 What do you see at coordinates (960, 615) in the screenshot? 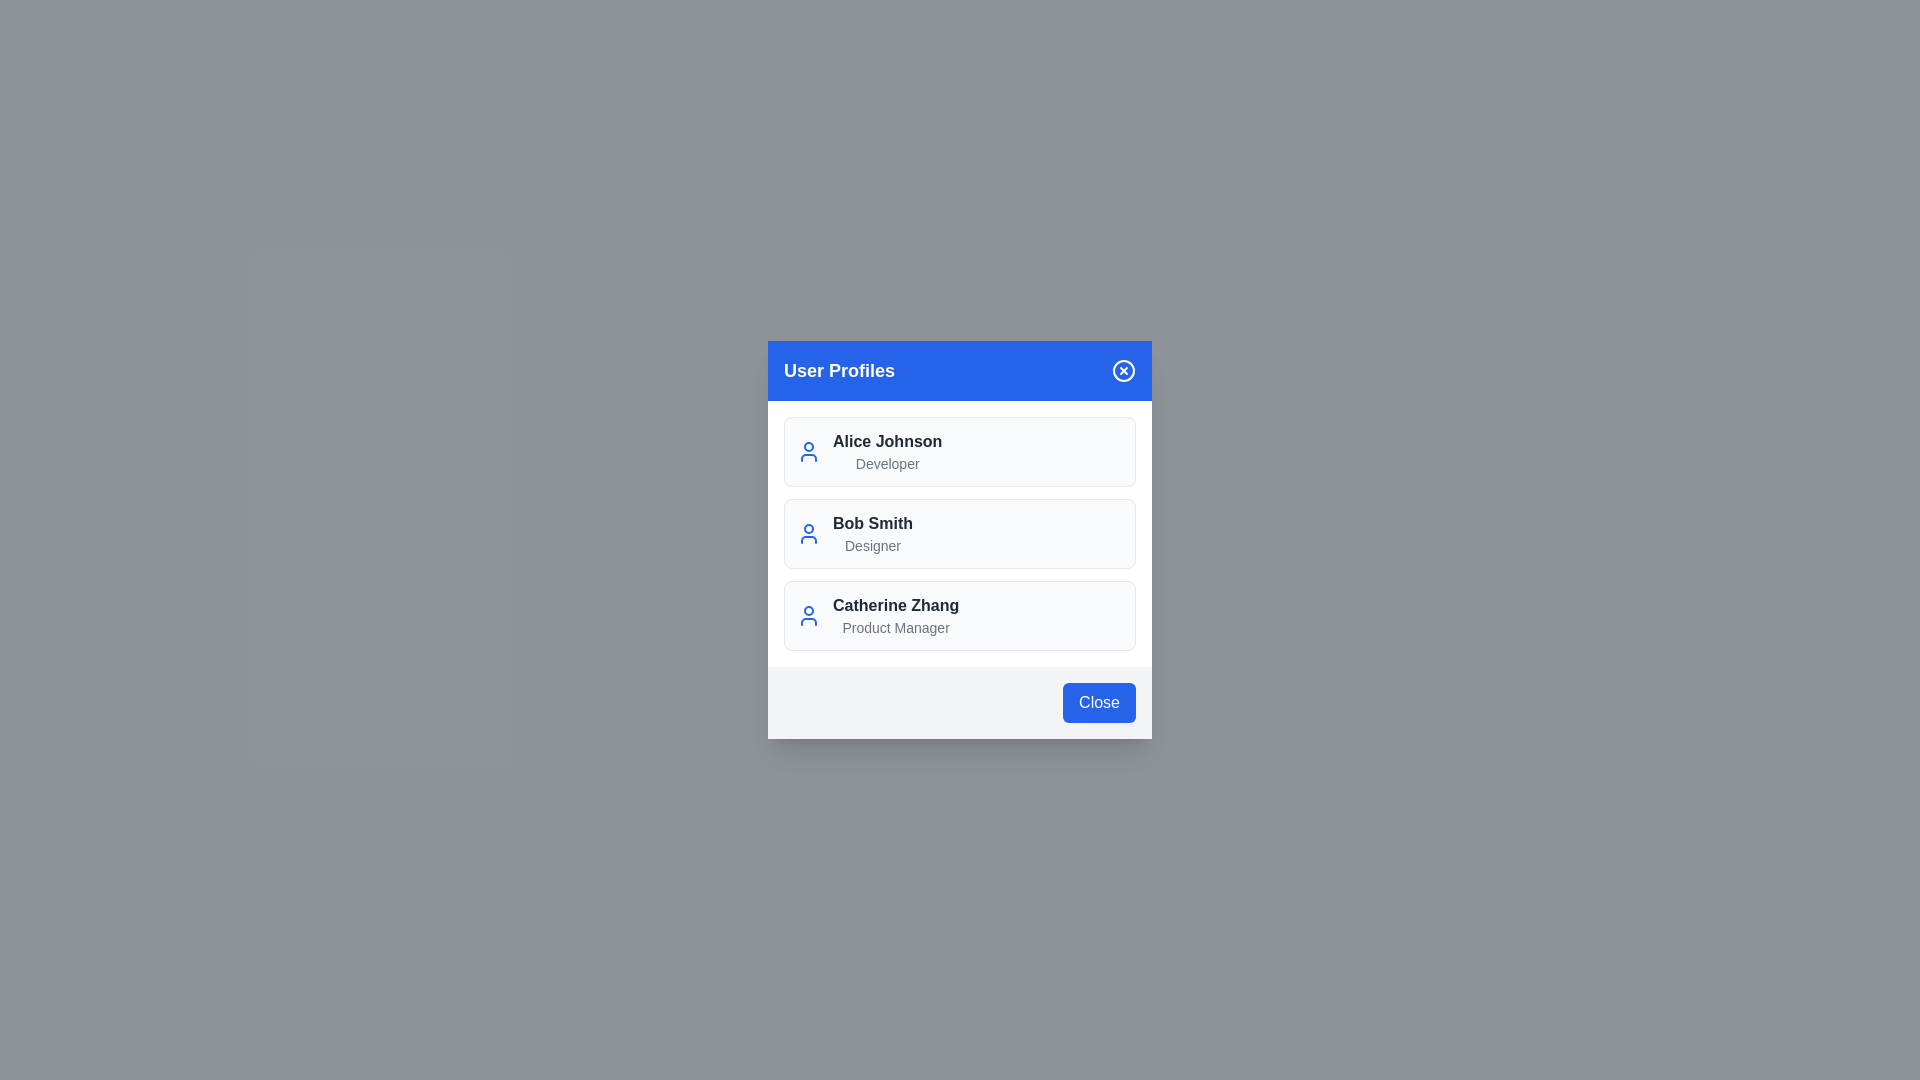
I see `the user profile Catherine Zhang from the list` at bounding box center [960, 615].